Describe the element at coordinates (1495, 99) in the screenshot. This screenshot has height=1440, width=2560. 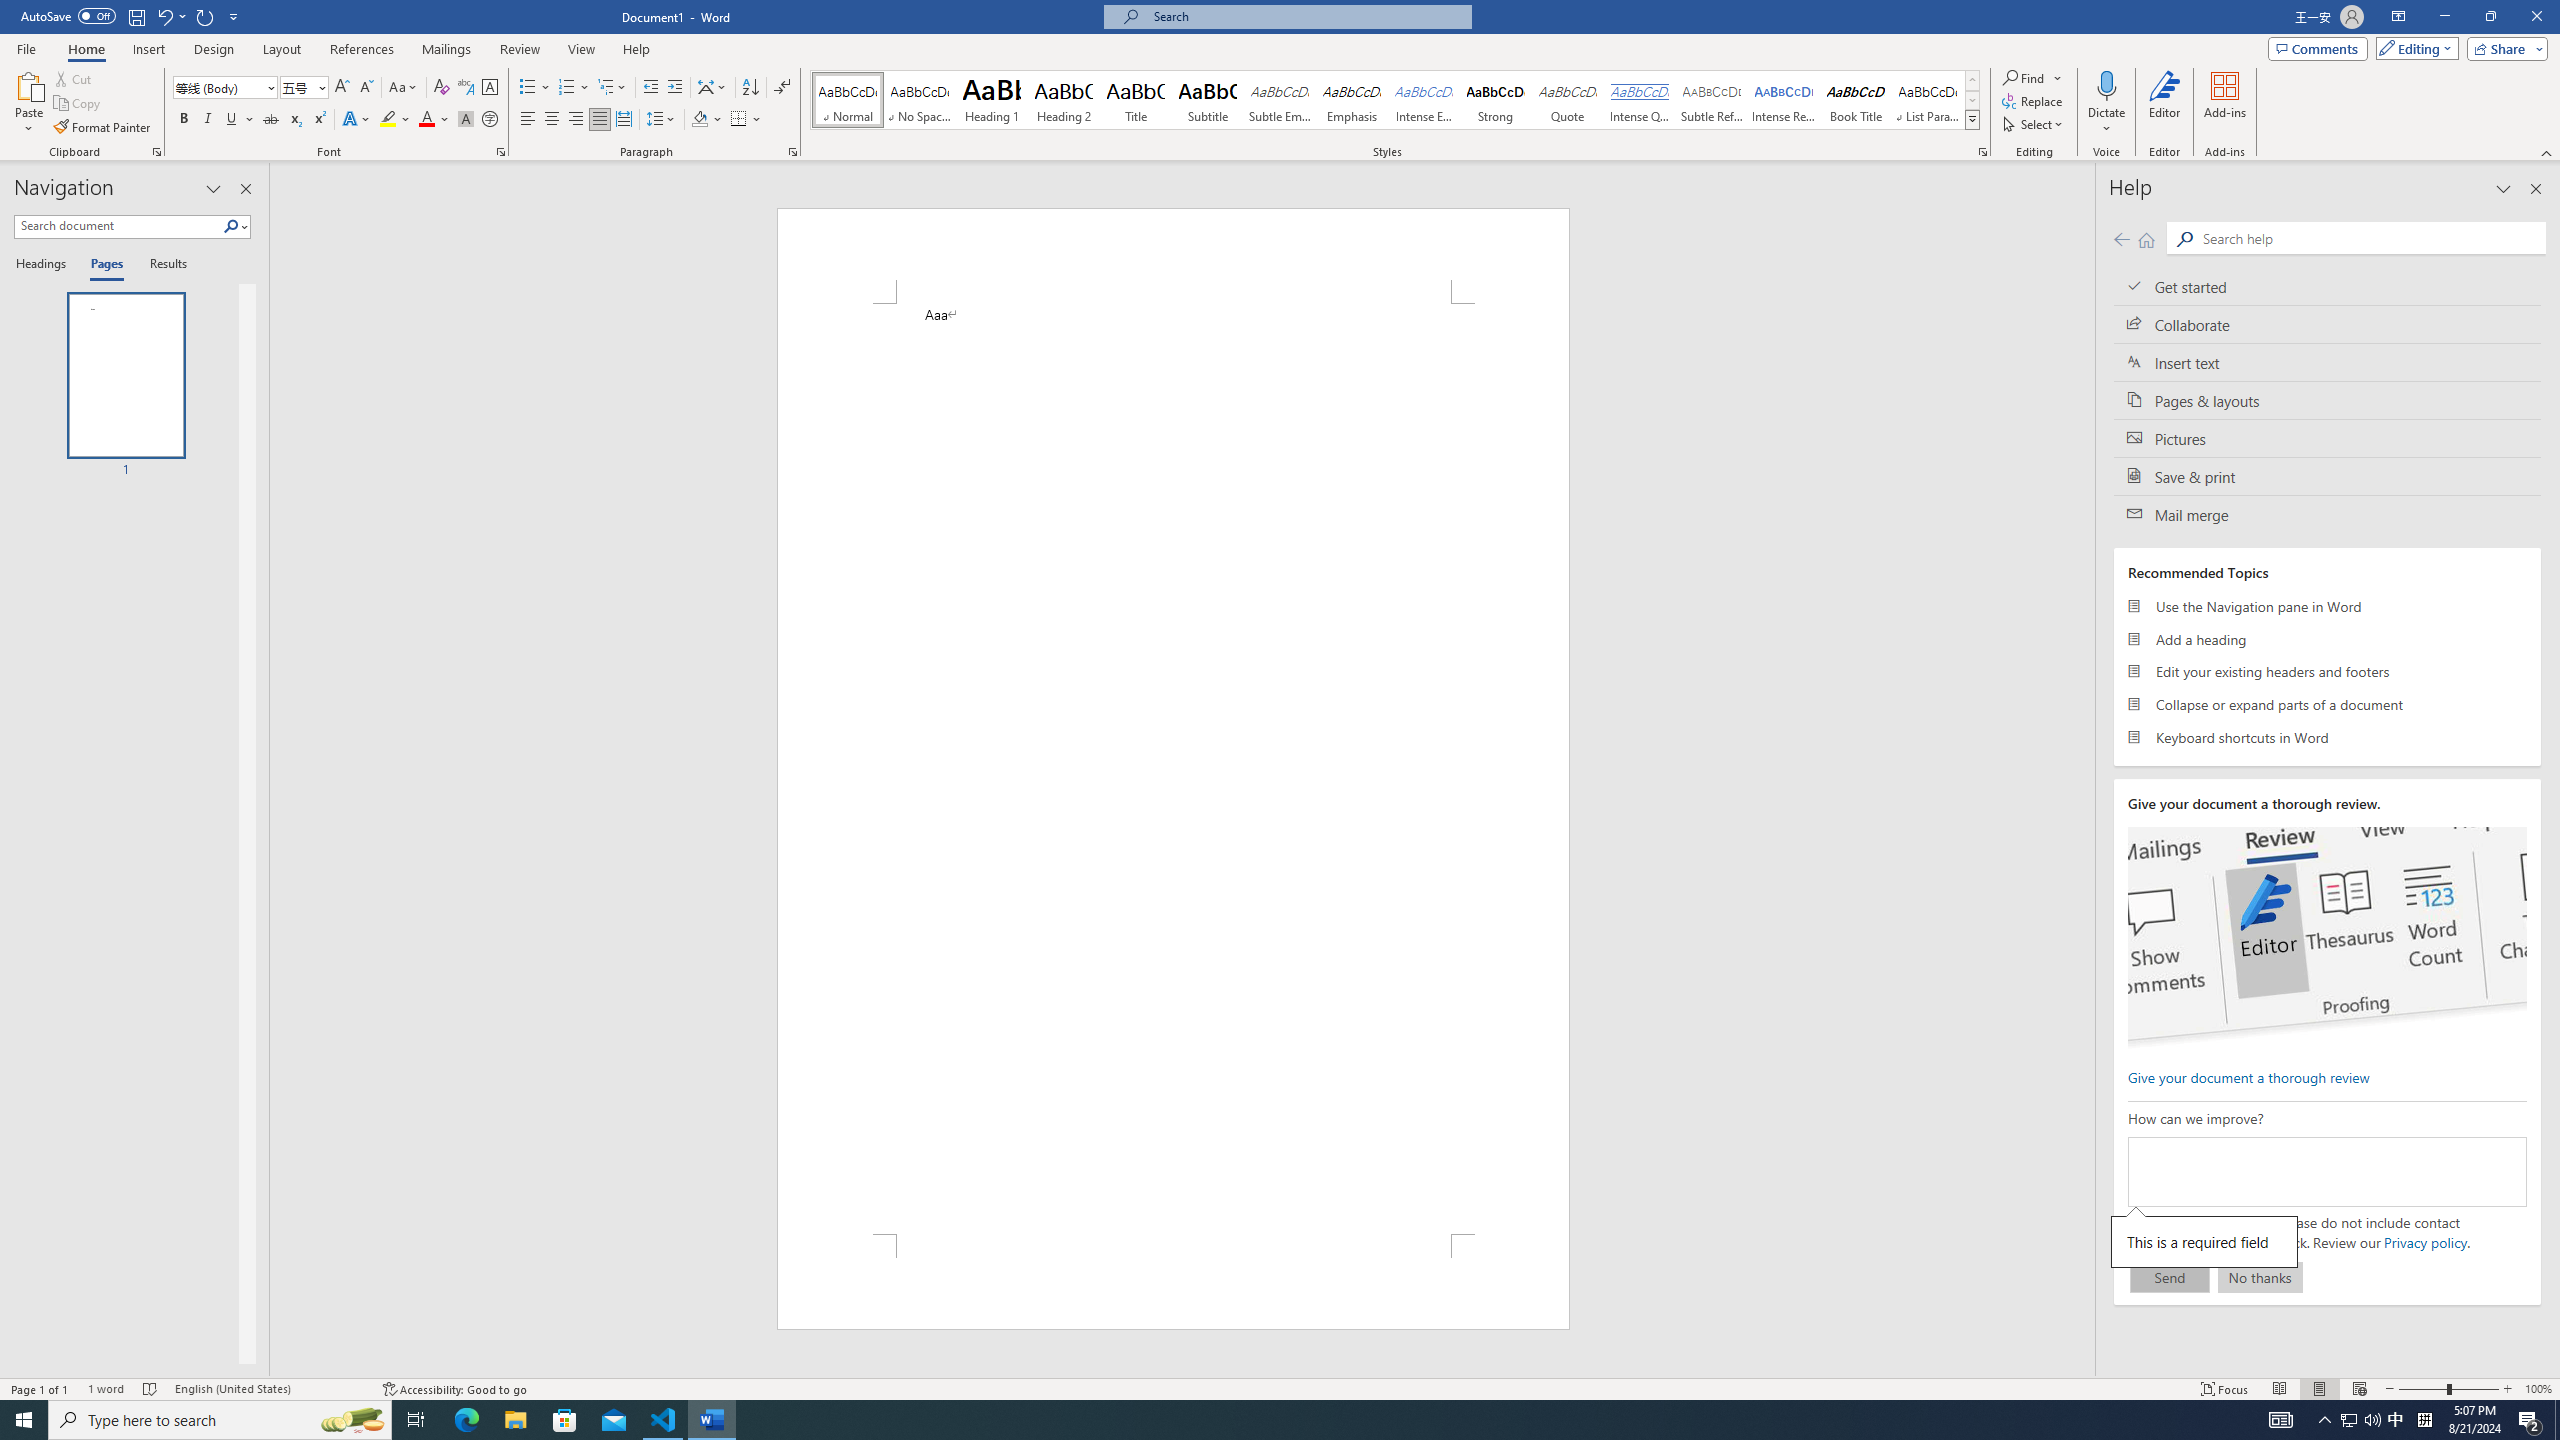
I see `'Strong'` at that location.